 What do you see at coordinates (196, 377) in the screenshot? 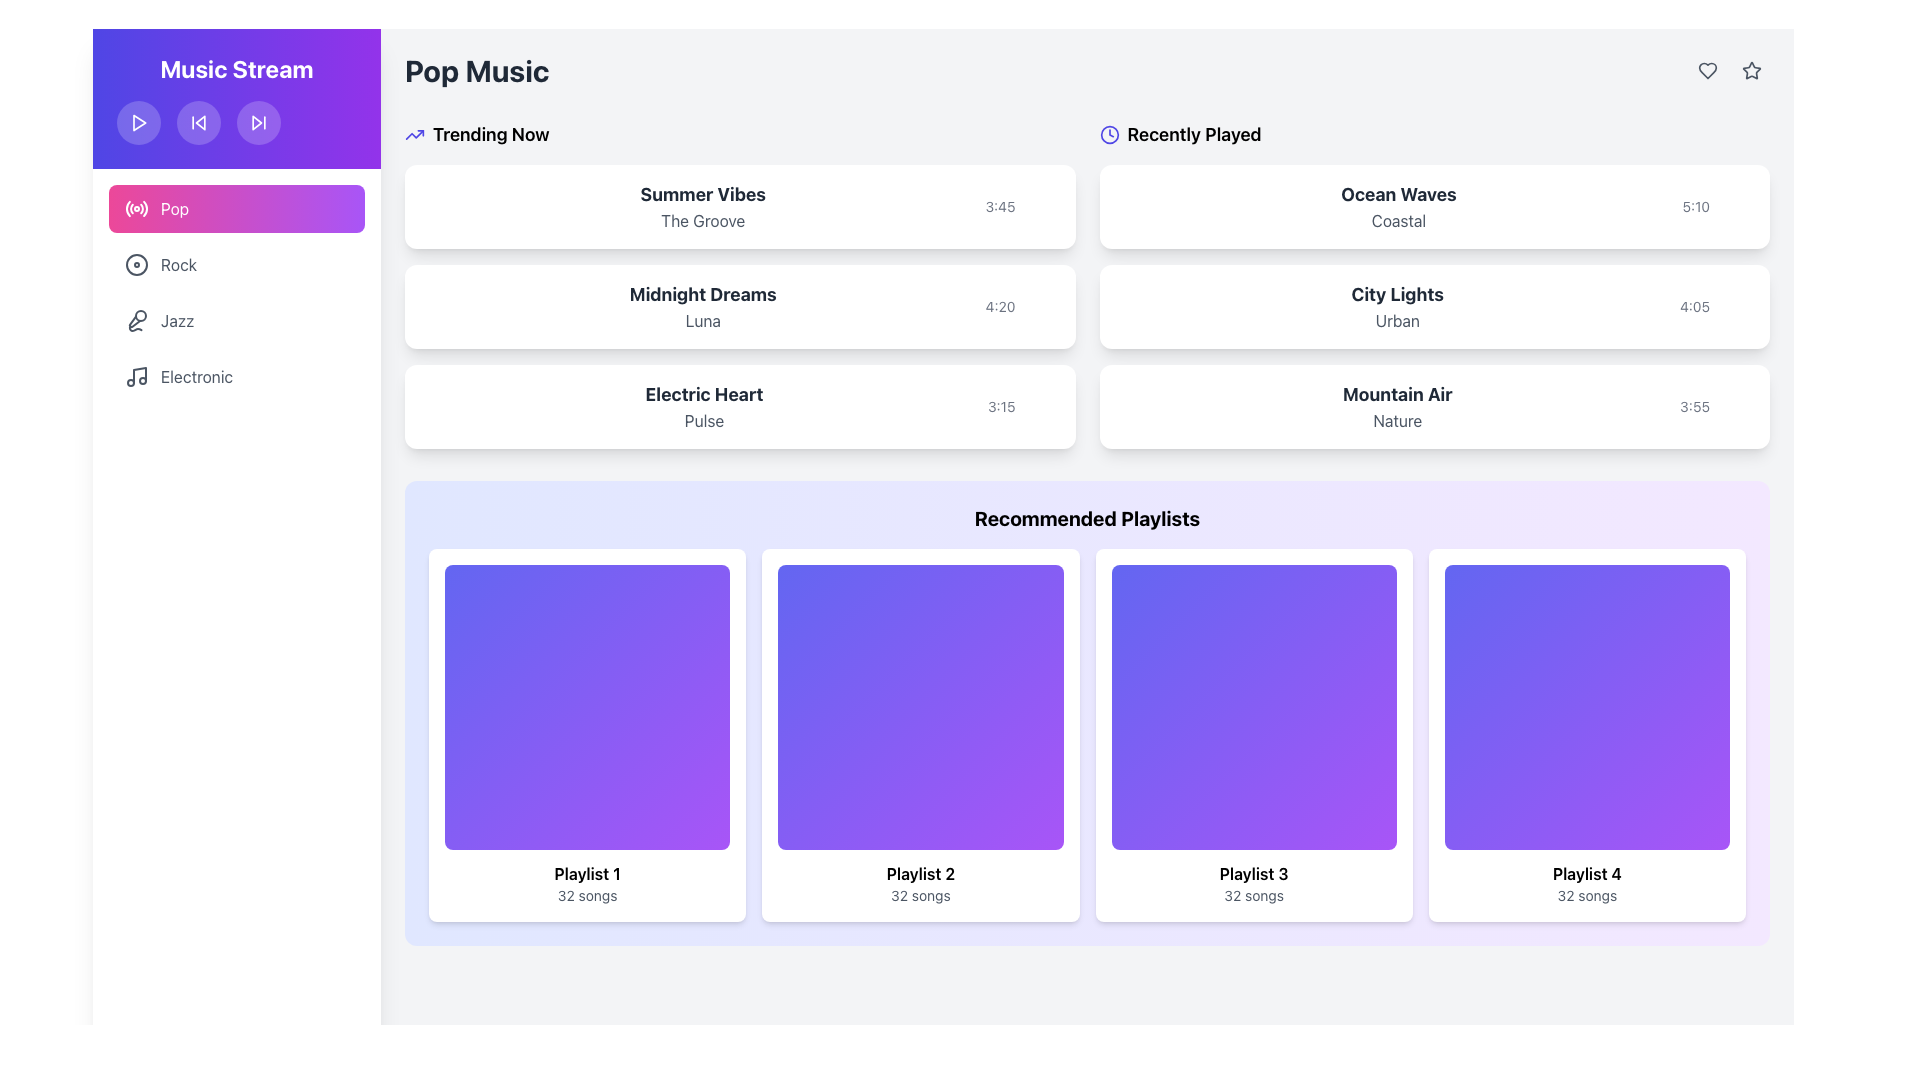
I see `the 'Electronic' music category text label in the sidebar navigation menu` at bounding box center [196, 377].